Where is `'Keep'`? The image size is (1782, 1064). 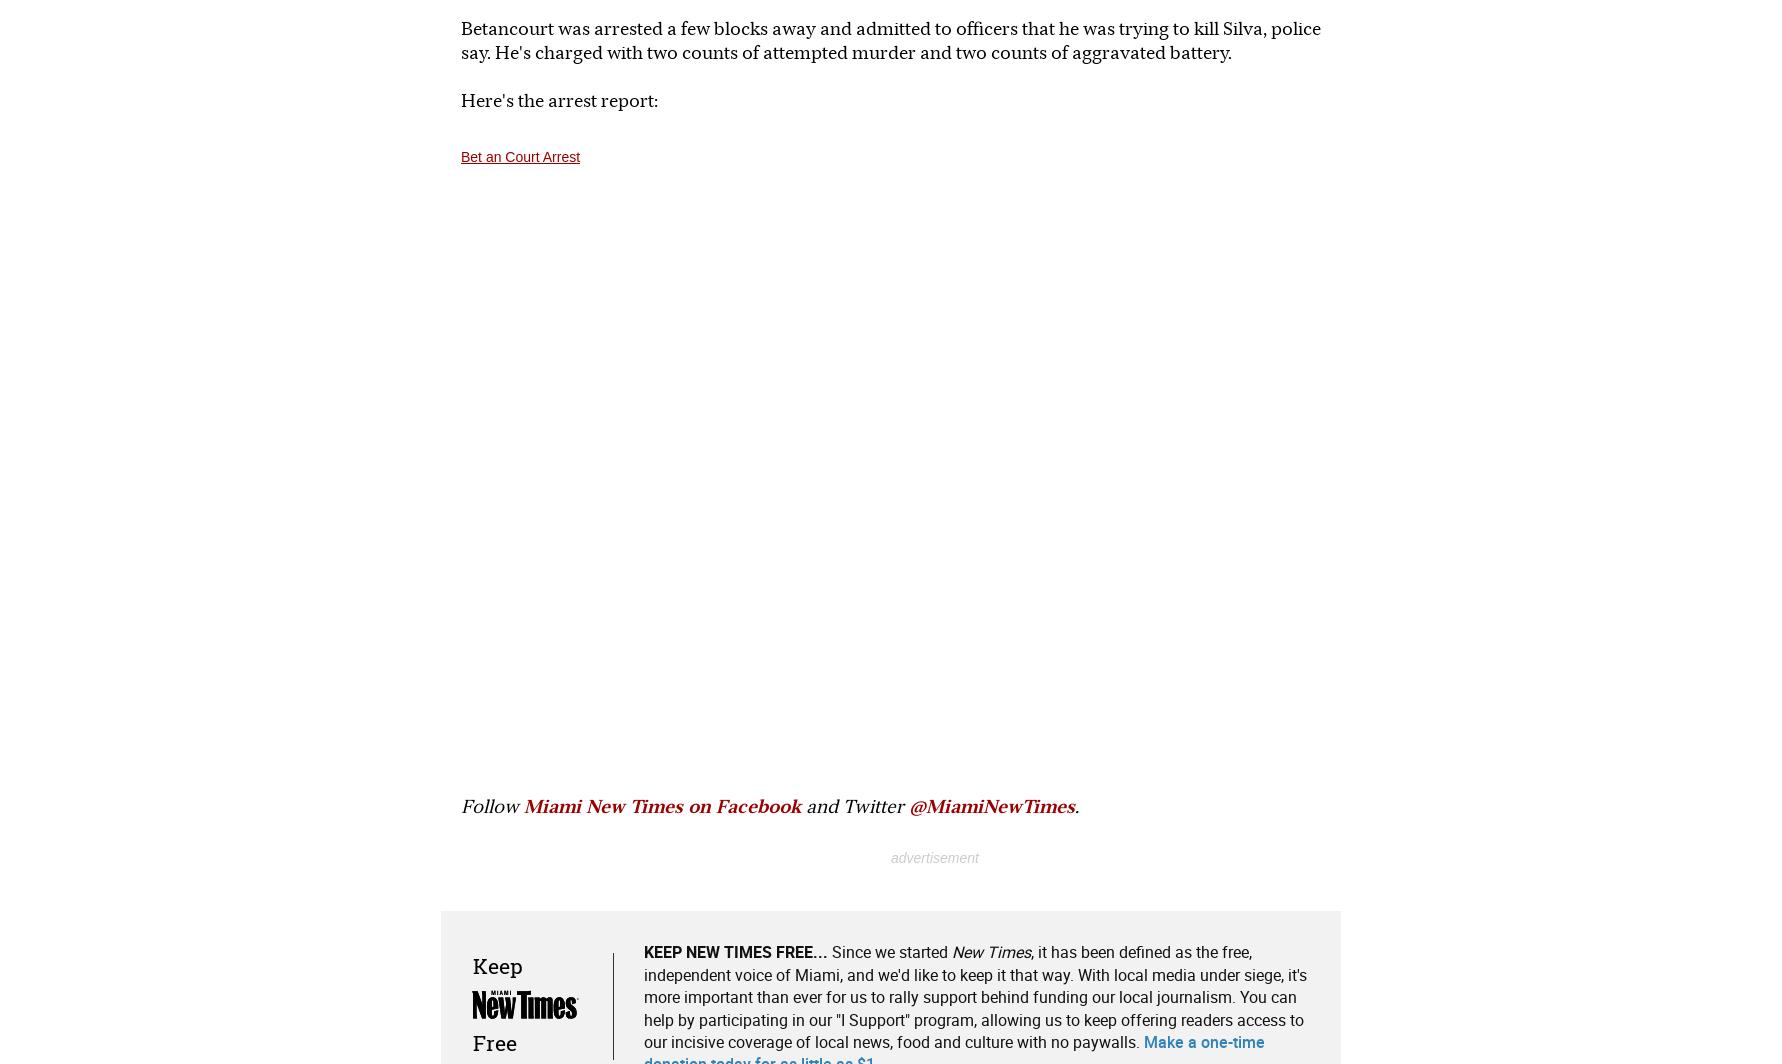 'Keep' is located at coordinates (497, 965).